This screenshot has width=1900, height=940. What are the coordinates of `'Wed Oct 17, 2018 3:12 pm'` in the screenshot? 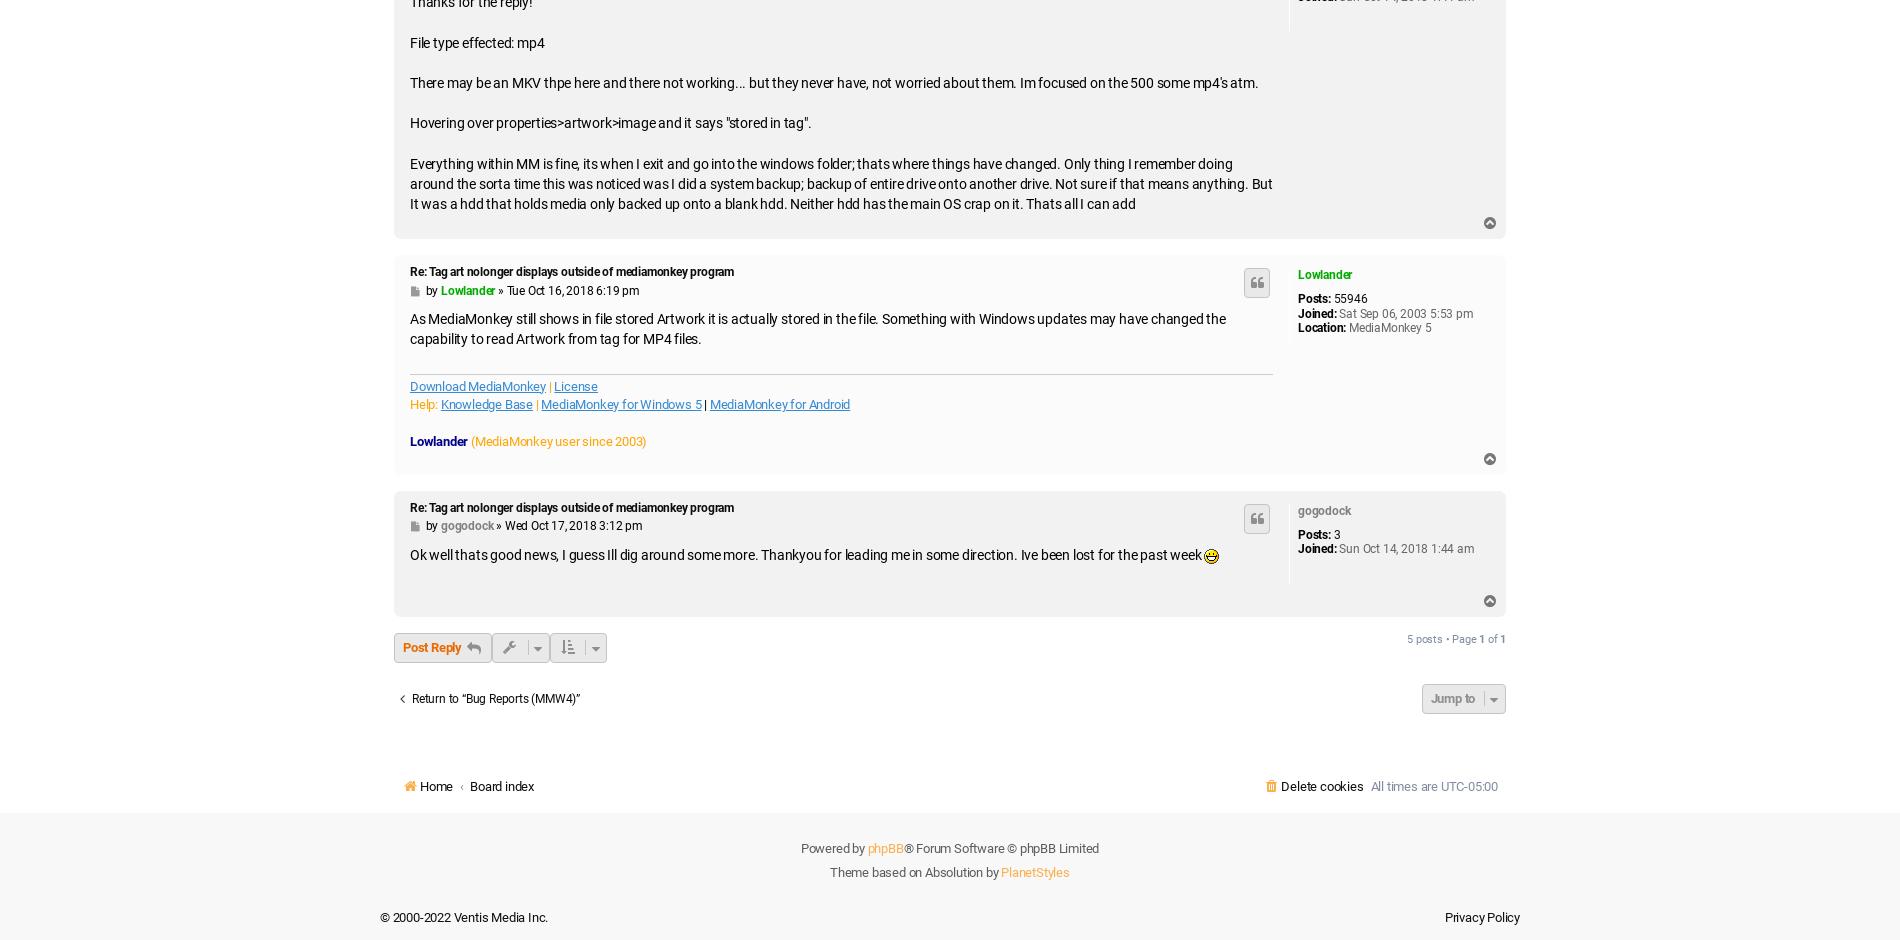 It's located at (573, 525).